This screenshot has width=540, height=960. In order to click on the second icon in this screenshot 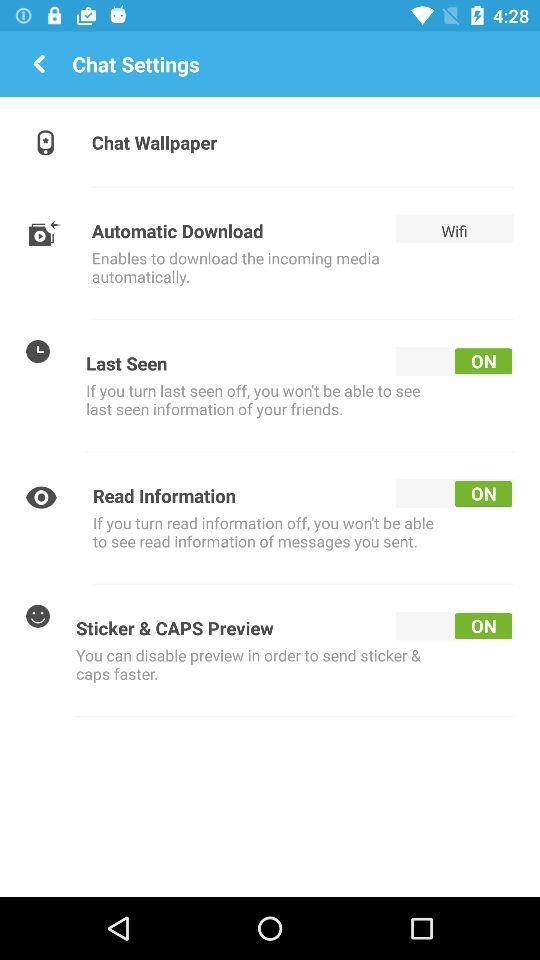, I will do `click(46, 231)`.